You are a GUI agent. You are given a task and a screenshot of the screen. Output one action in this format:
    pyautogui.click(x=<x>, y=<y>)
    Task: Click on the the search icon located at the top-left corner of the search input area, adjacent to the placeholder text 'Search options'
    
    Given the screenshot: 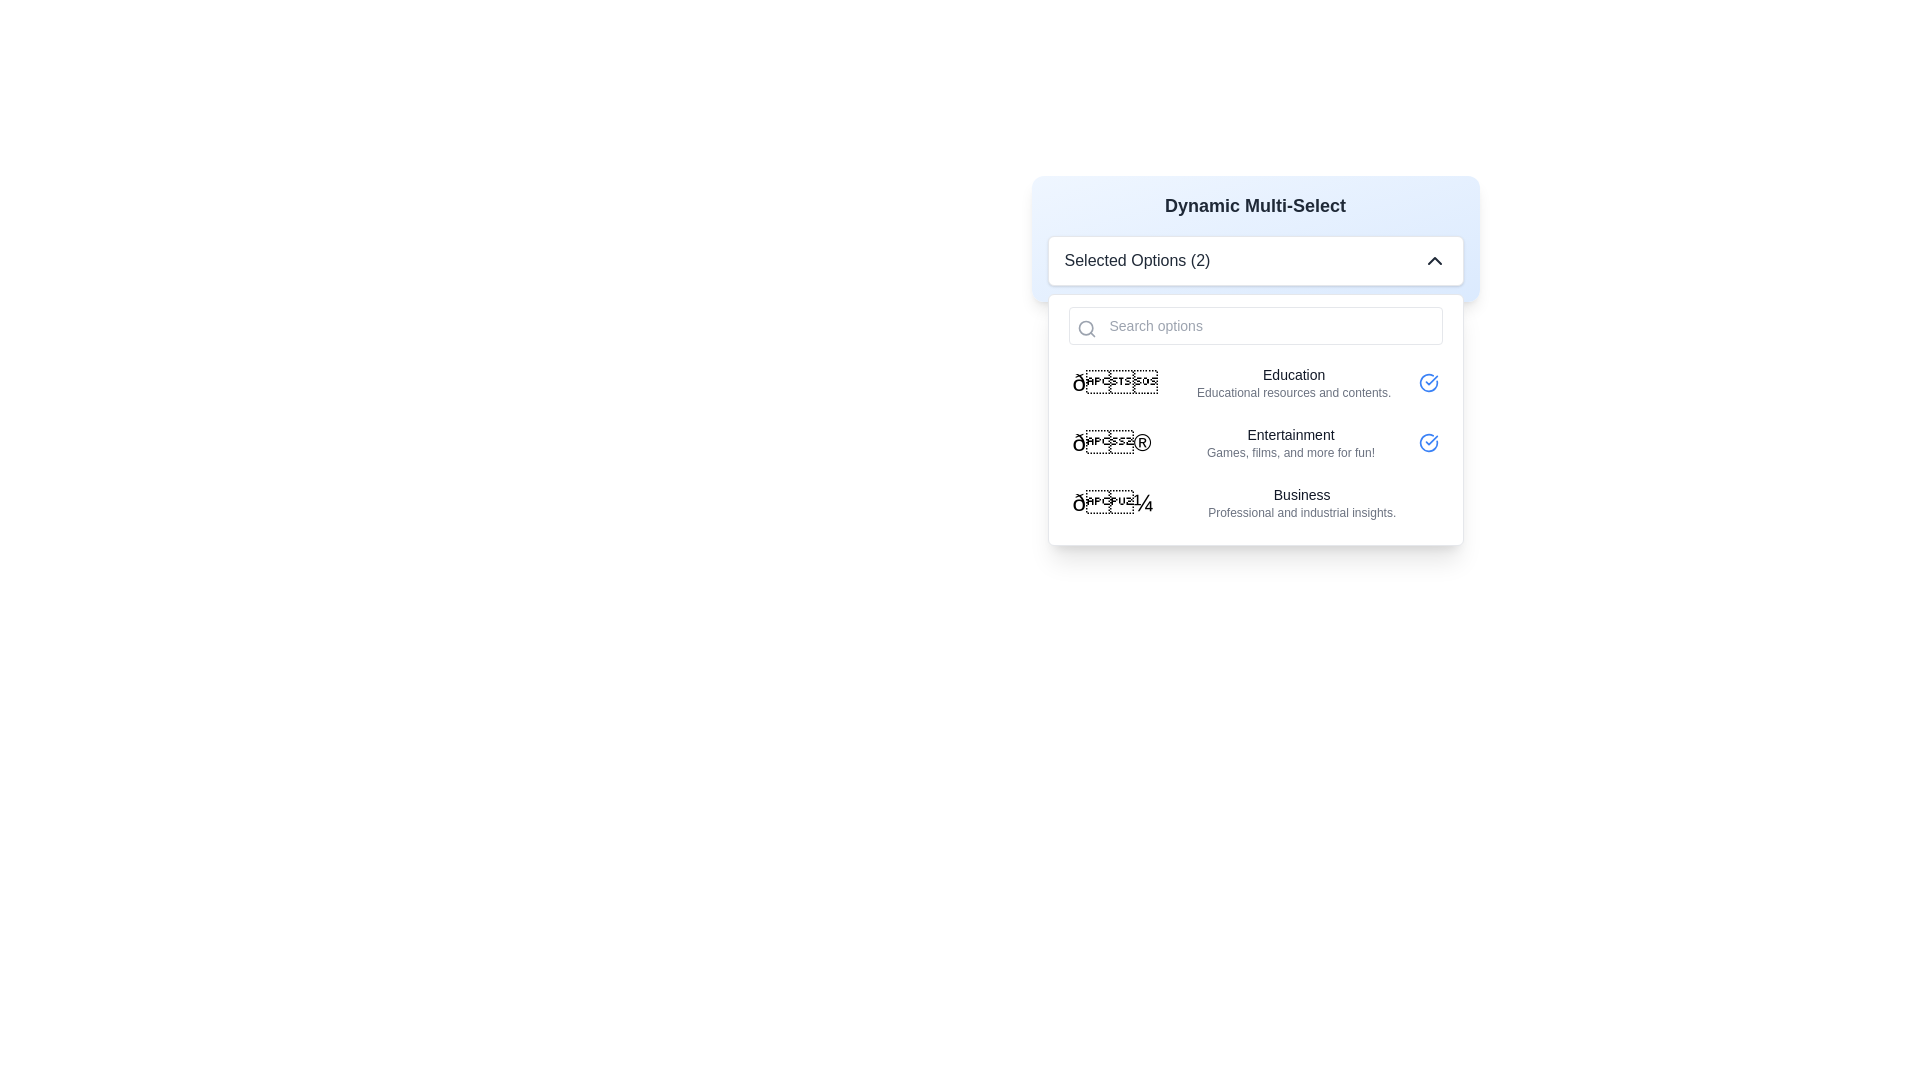 What is the action you would take?
    pyautogui.click(x=1085, y=327)
    